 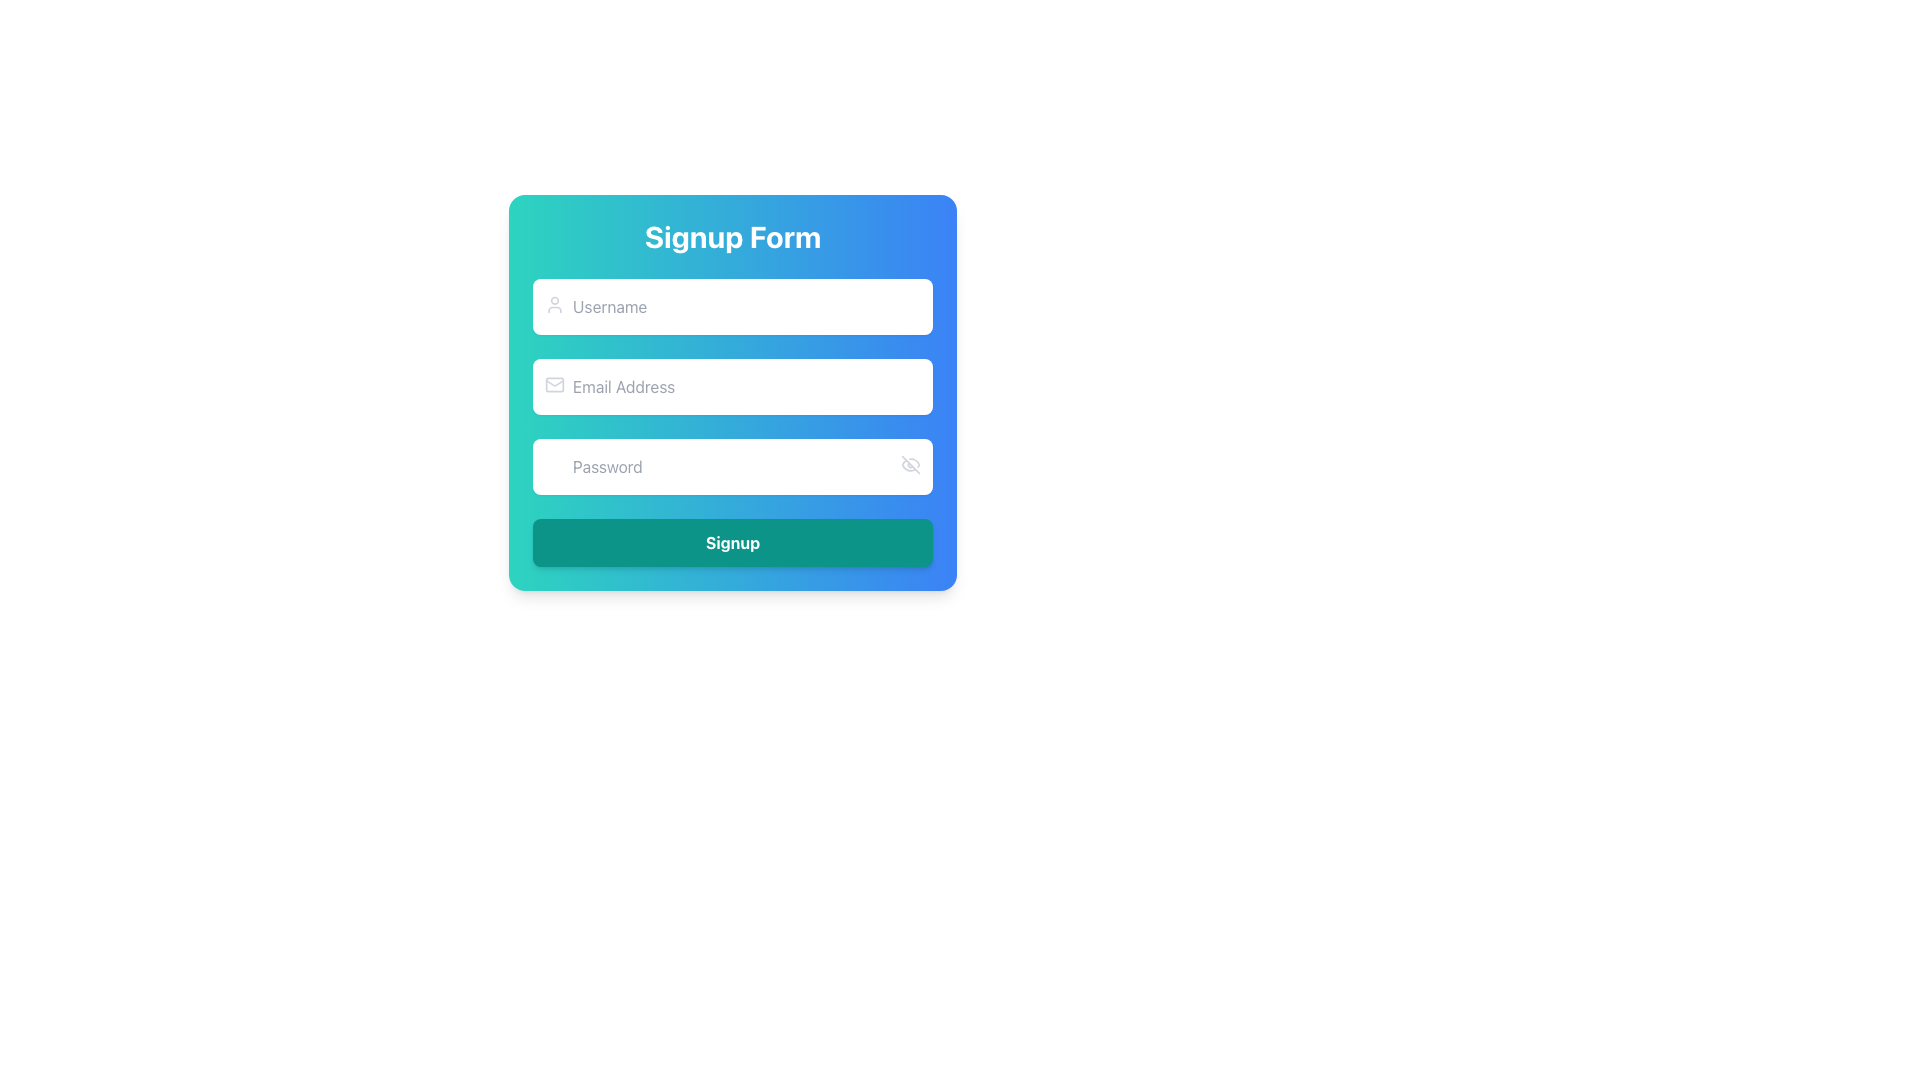 I want to click on and drop text into the email input field located in the Signup form, which is the second text input below the Username field, so click(x=732, y=386).